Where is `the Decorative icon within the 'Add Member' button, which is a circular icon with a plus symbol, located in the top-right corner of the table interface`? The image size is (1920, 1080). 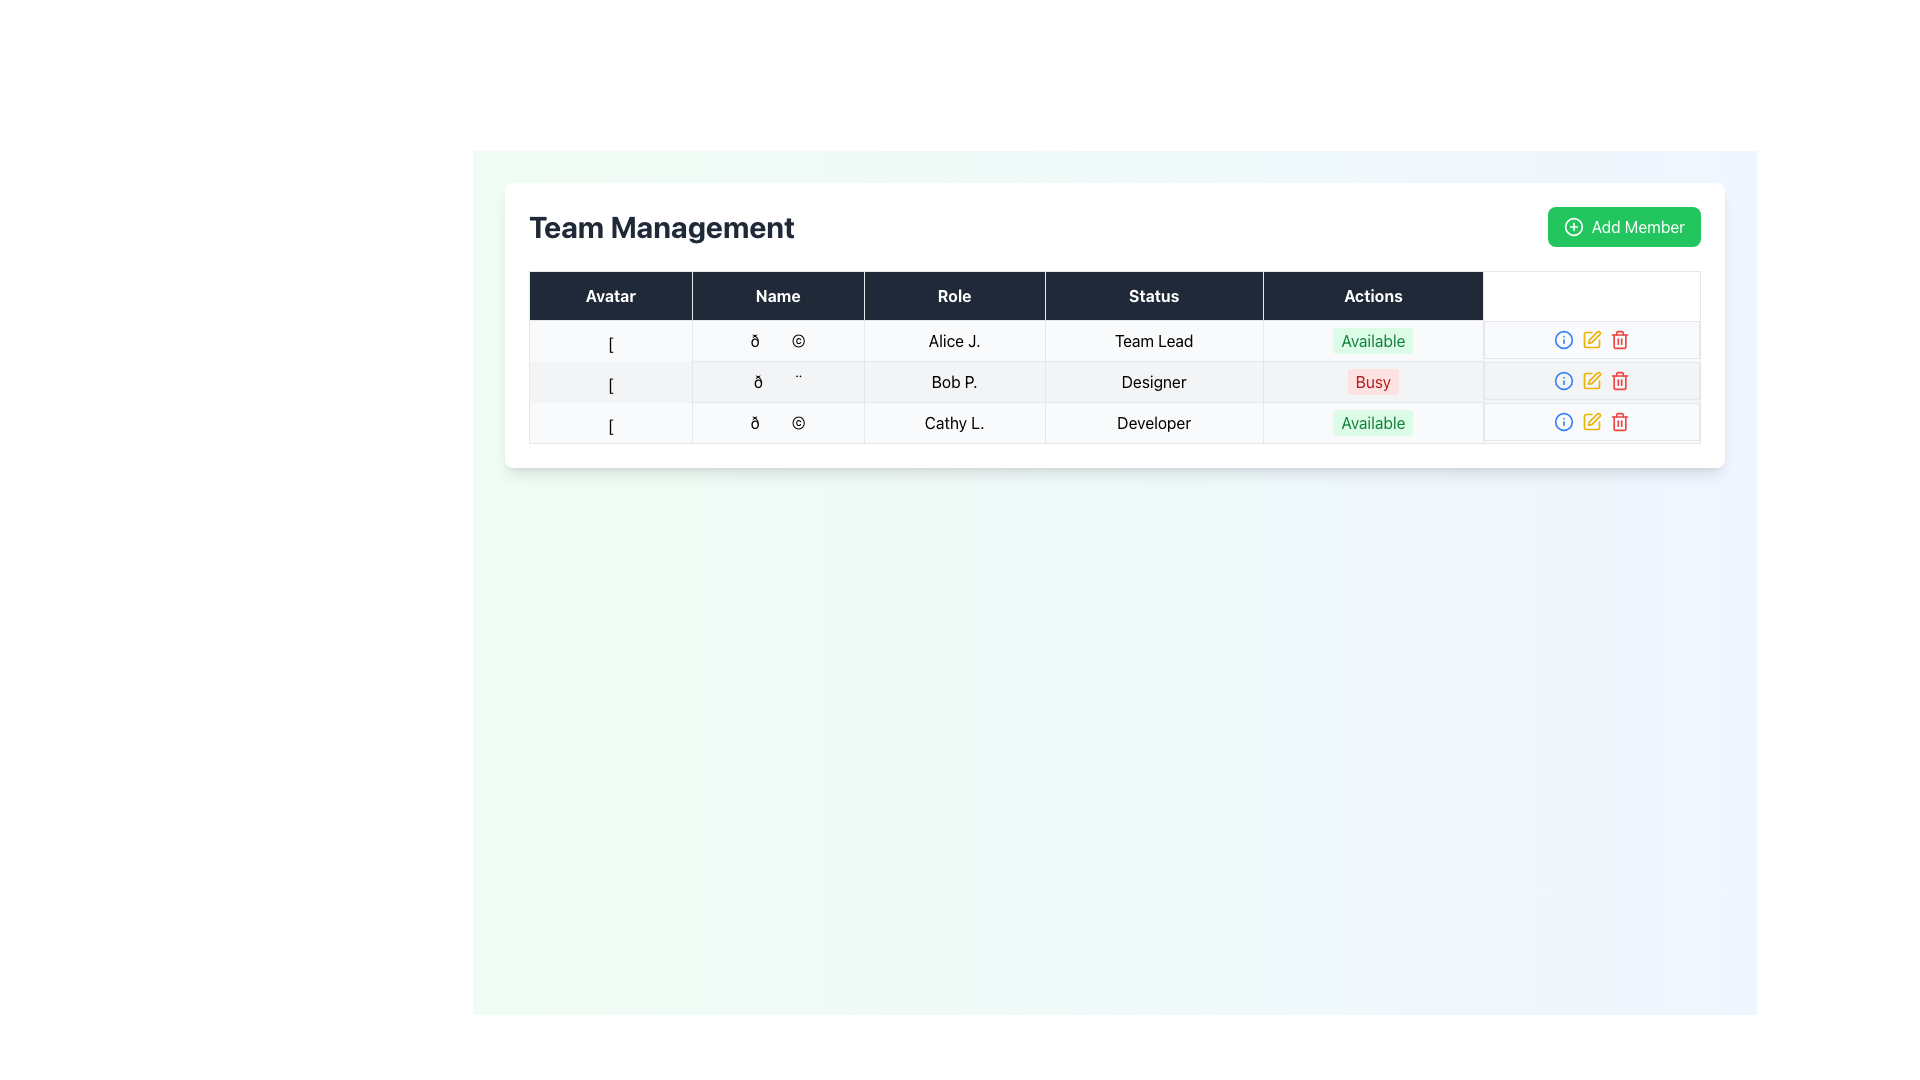
the Decorative icon within the 'Add Member' button, which is a circular icon with a plus symbol, located in the top-right corner of the table interface is located at coordinates (1572, 226).